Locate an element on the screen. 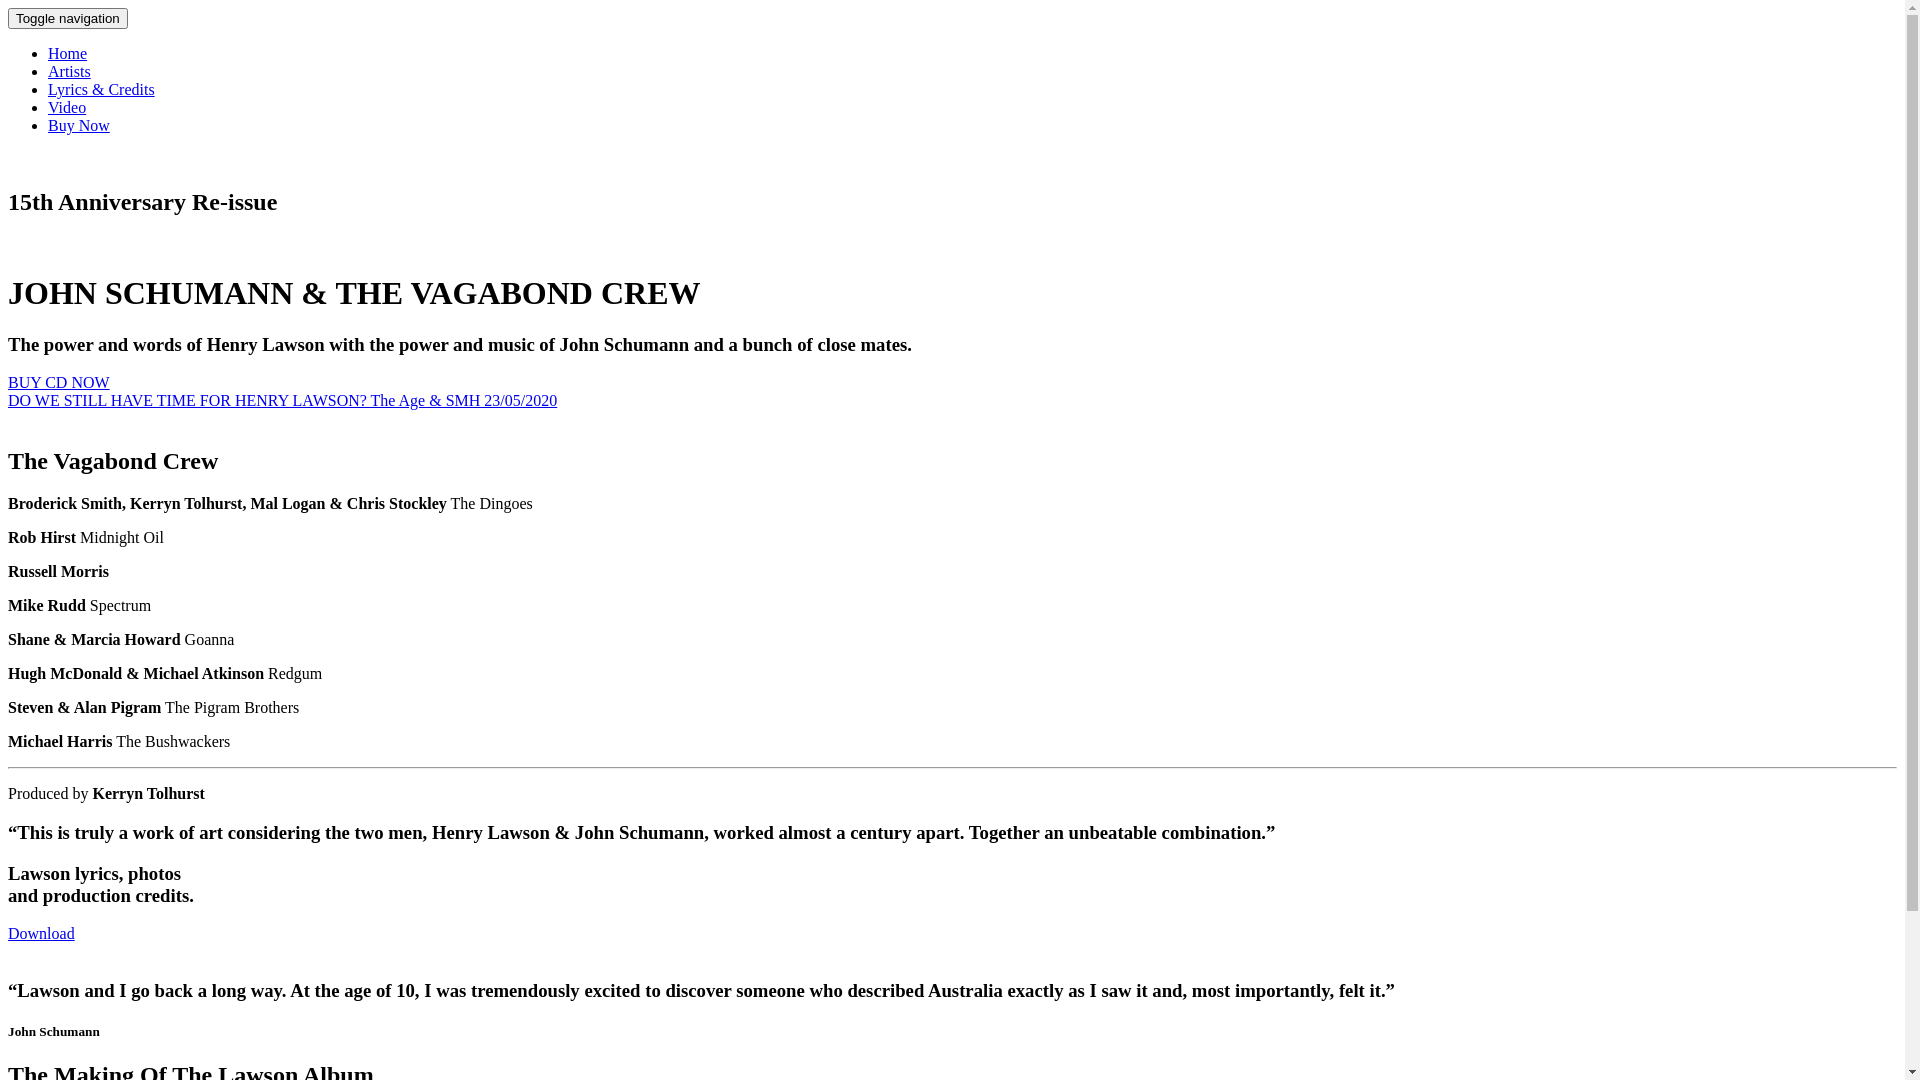 This screenshot has height=1080, width=1920. 'Artists' is located at coordinates (69, 70).